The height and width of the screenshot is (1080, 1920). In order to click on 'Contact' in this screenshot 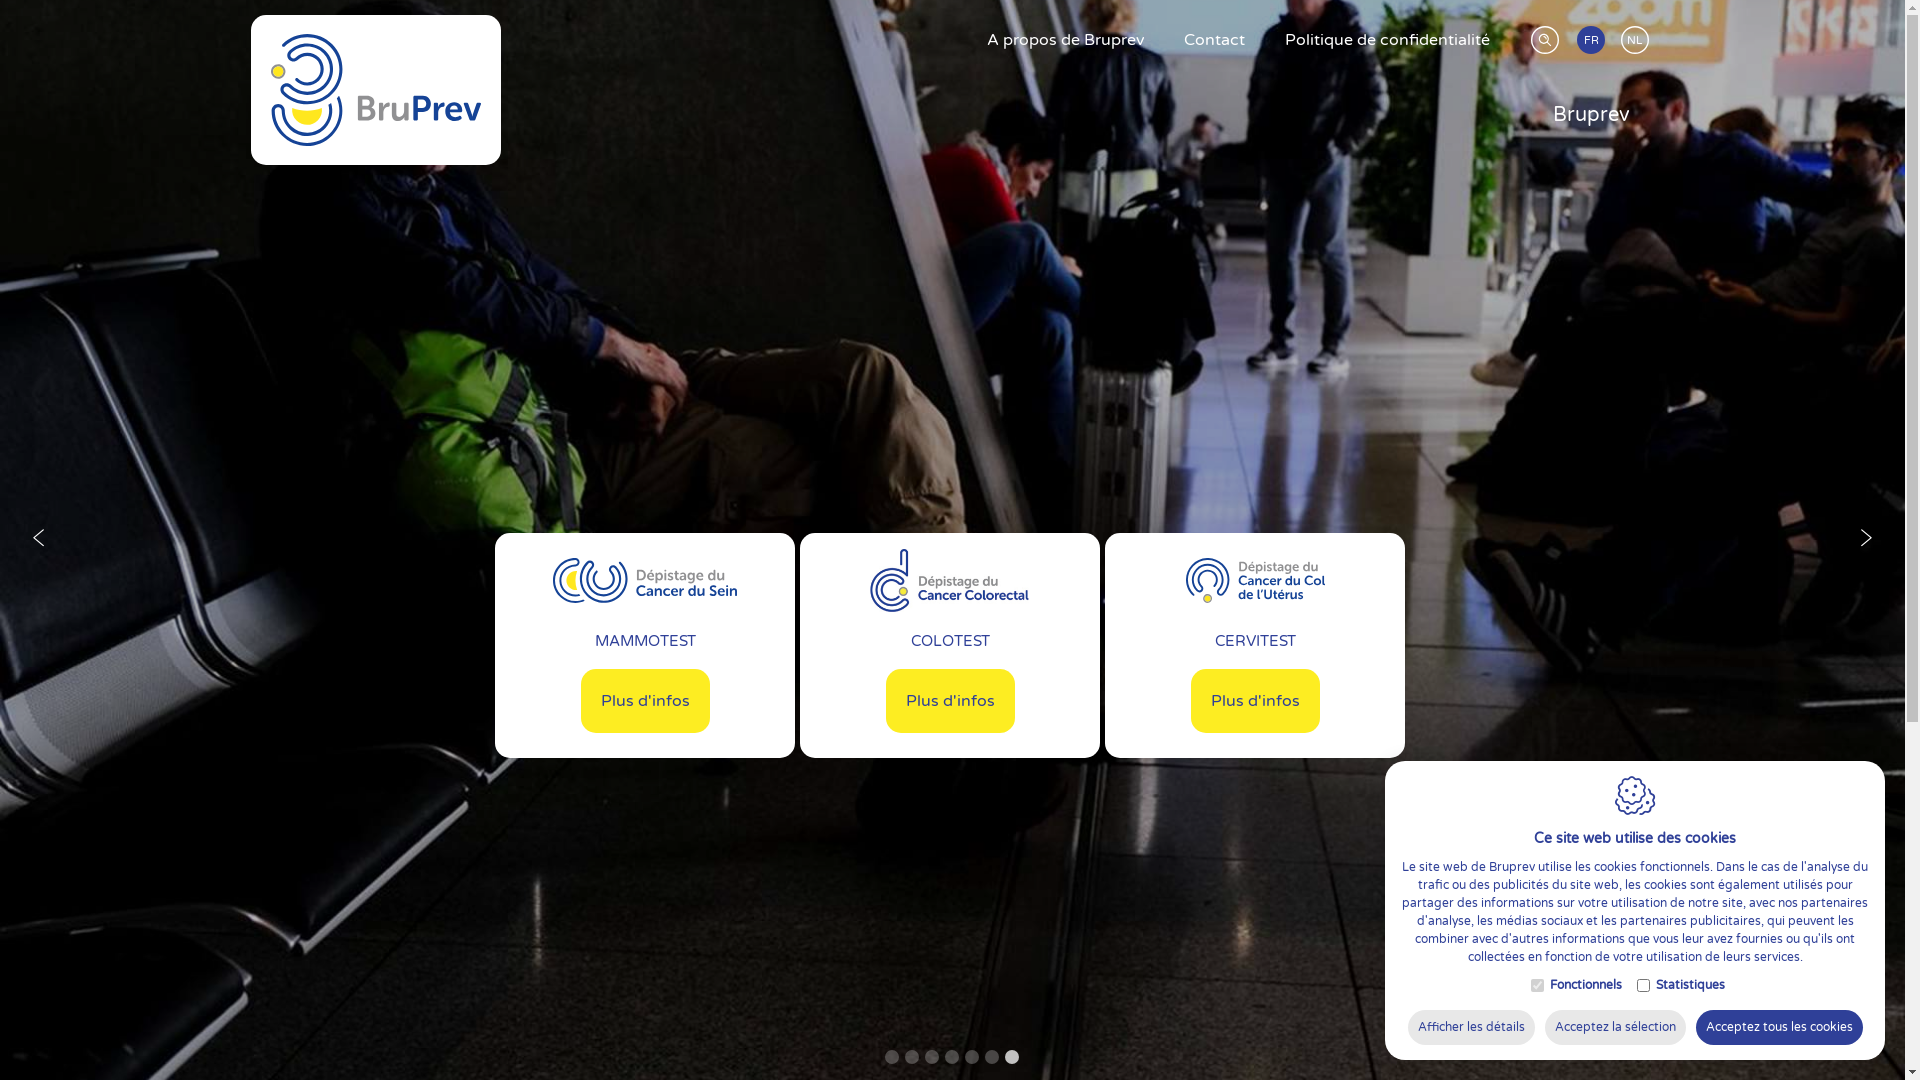, I will do `click(1212, 39)`.